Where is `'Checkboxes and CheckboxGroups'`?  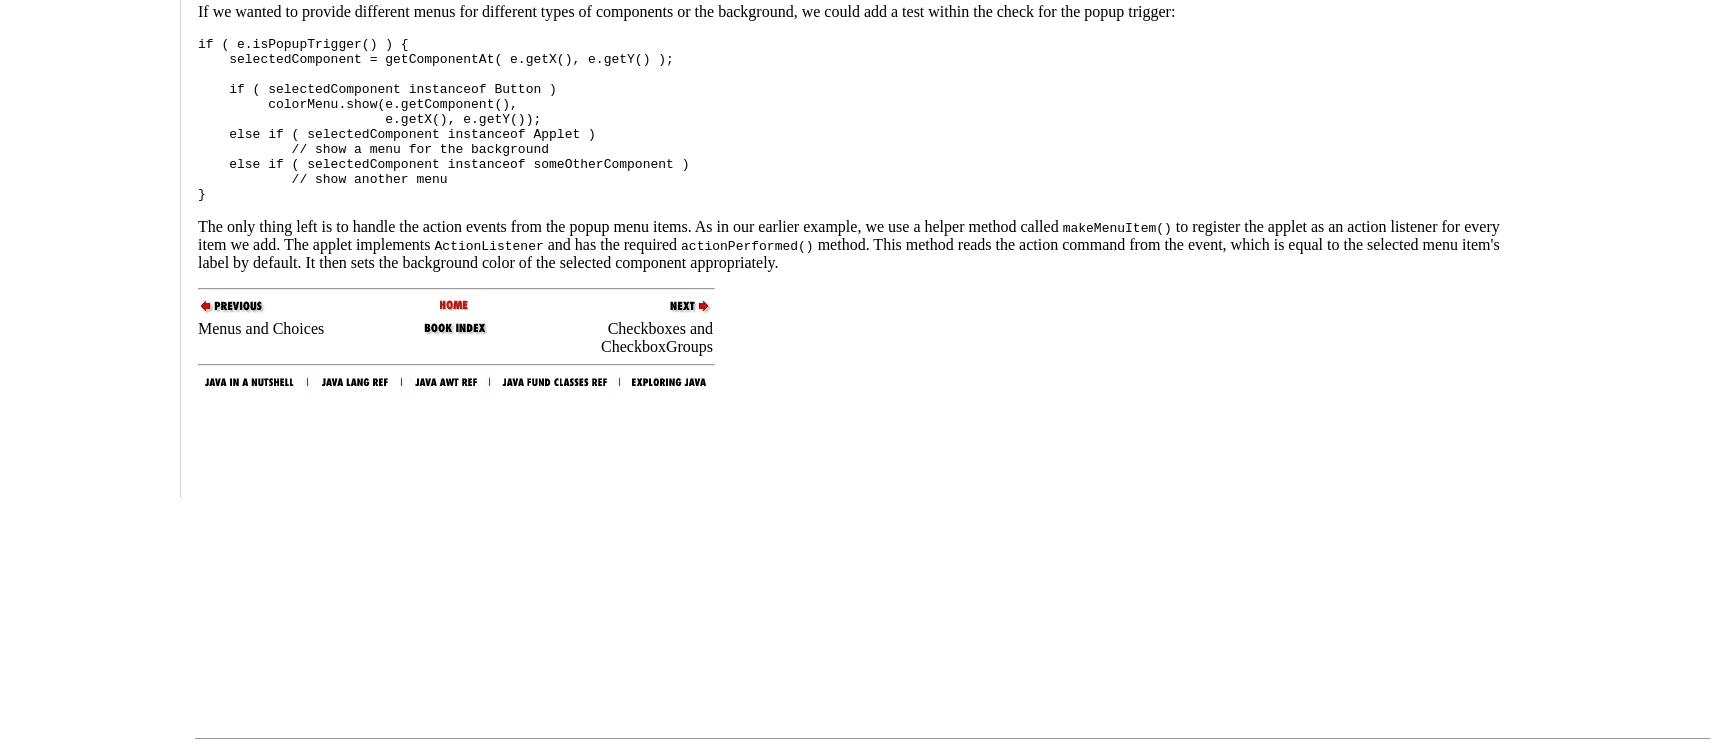
'Checkboxes and CheckboxGroups' is located at coordinates (656, 337).